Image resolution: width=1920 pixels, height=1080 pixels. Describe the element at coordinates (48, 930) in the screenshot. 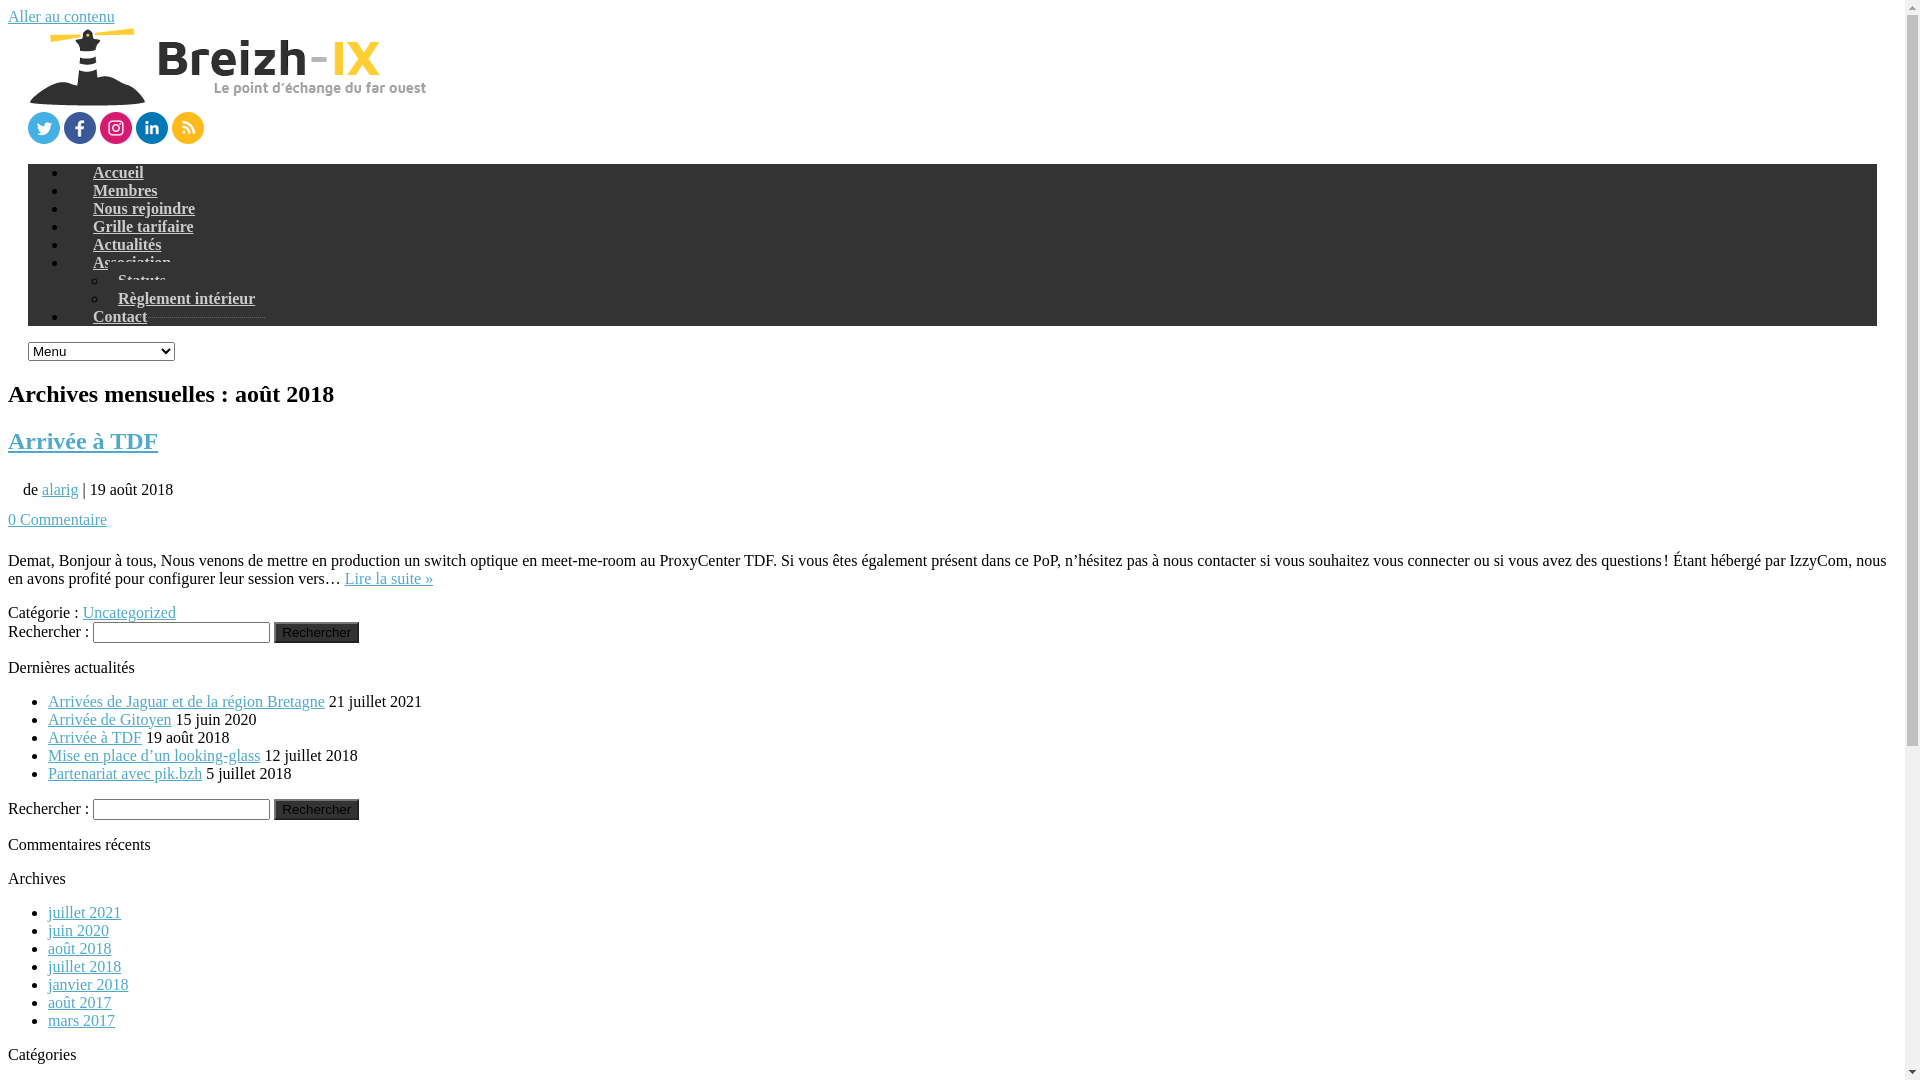

I see `'juin 2020'` at that location.